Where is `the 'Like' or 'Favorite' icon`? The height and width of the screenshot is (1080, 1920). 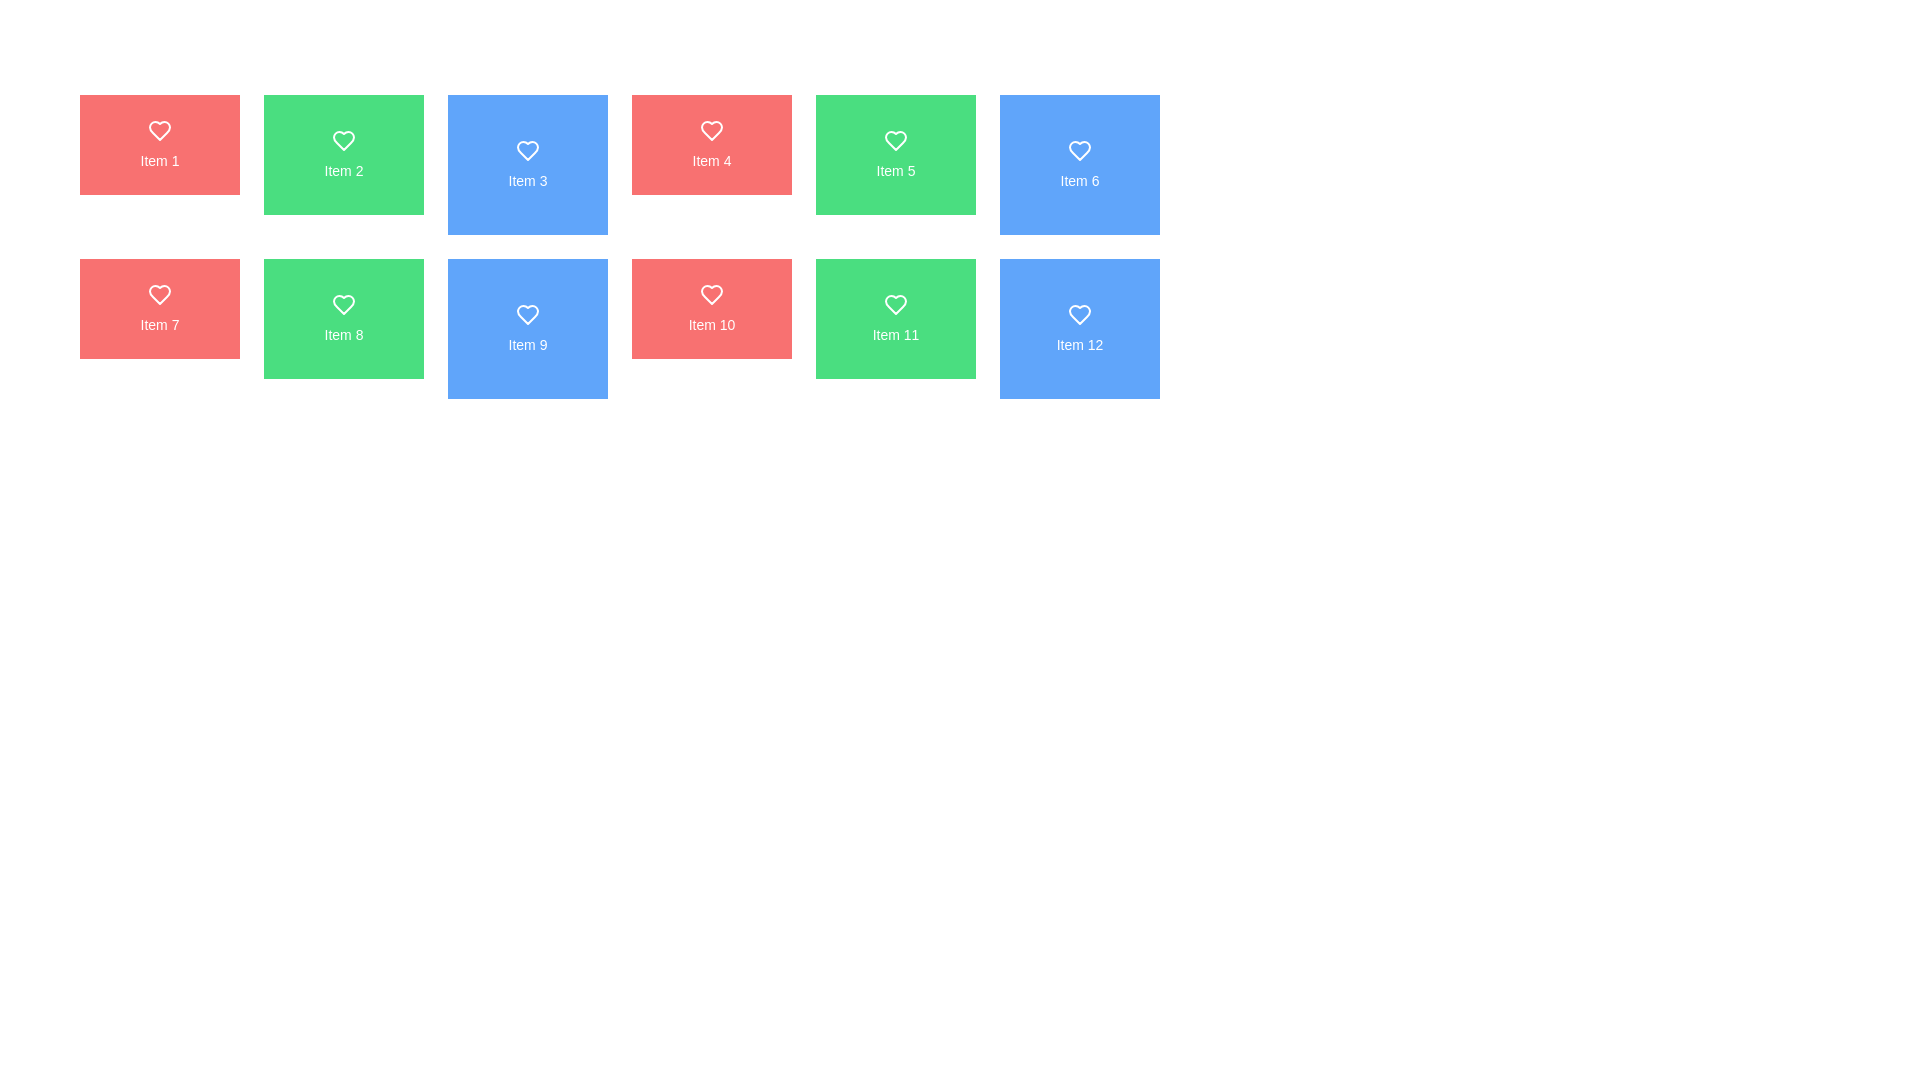 the 'Like' or 'Favorite' icon is located at coordinates (528, 149).